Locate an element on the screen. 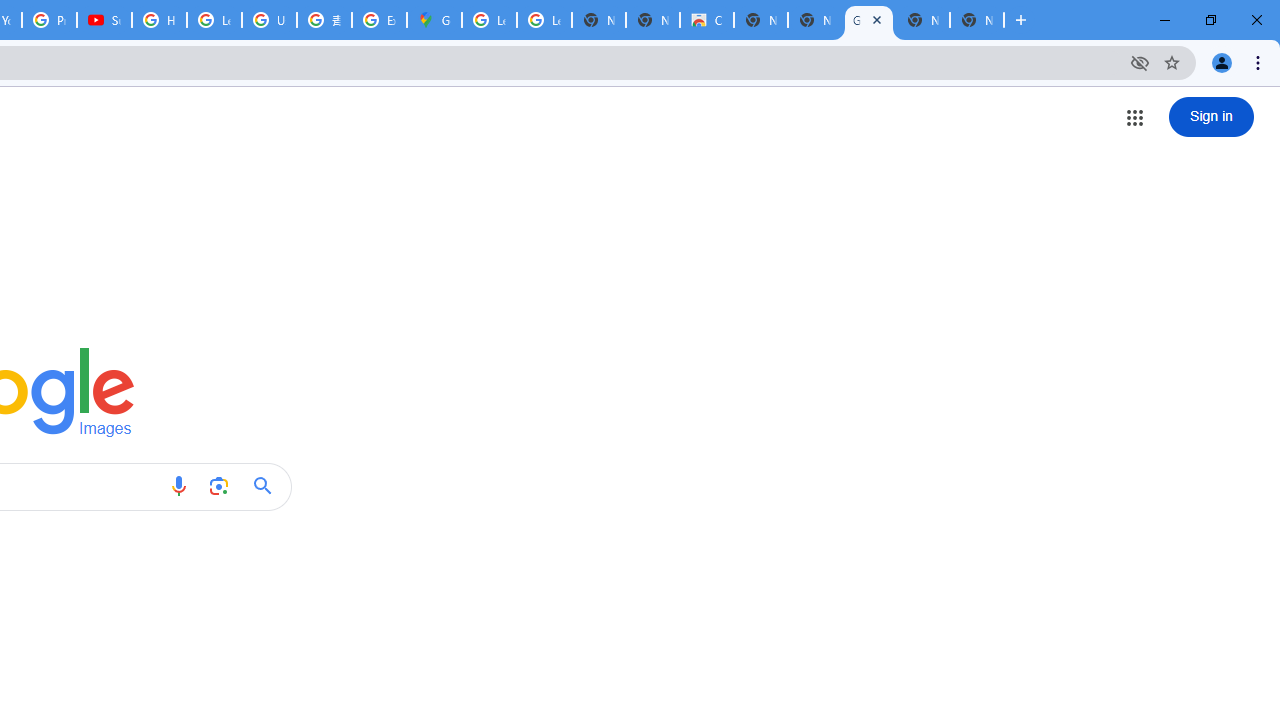 Image resolution: width=1280 pixels, height=720 pixels. 'Google Images' is located at coordinates (869, 20).